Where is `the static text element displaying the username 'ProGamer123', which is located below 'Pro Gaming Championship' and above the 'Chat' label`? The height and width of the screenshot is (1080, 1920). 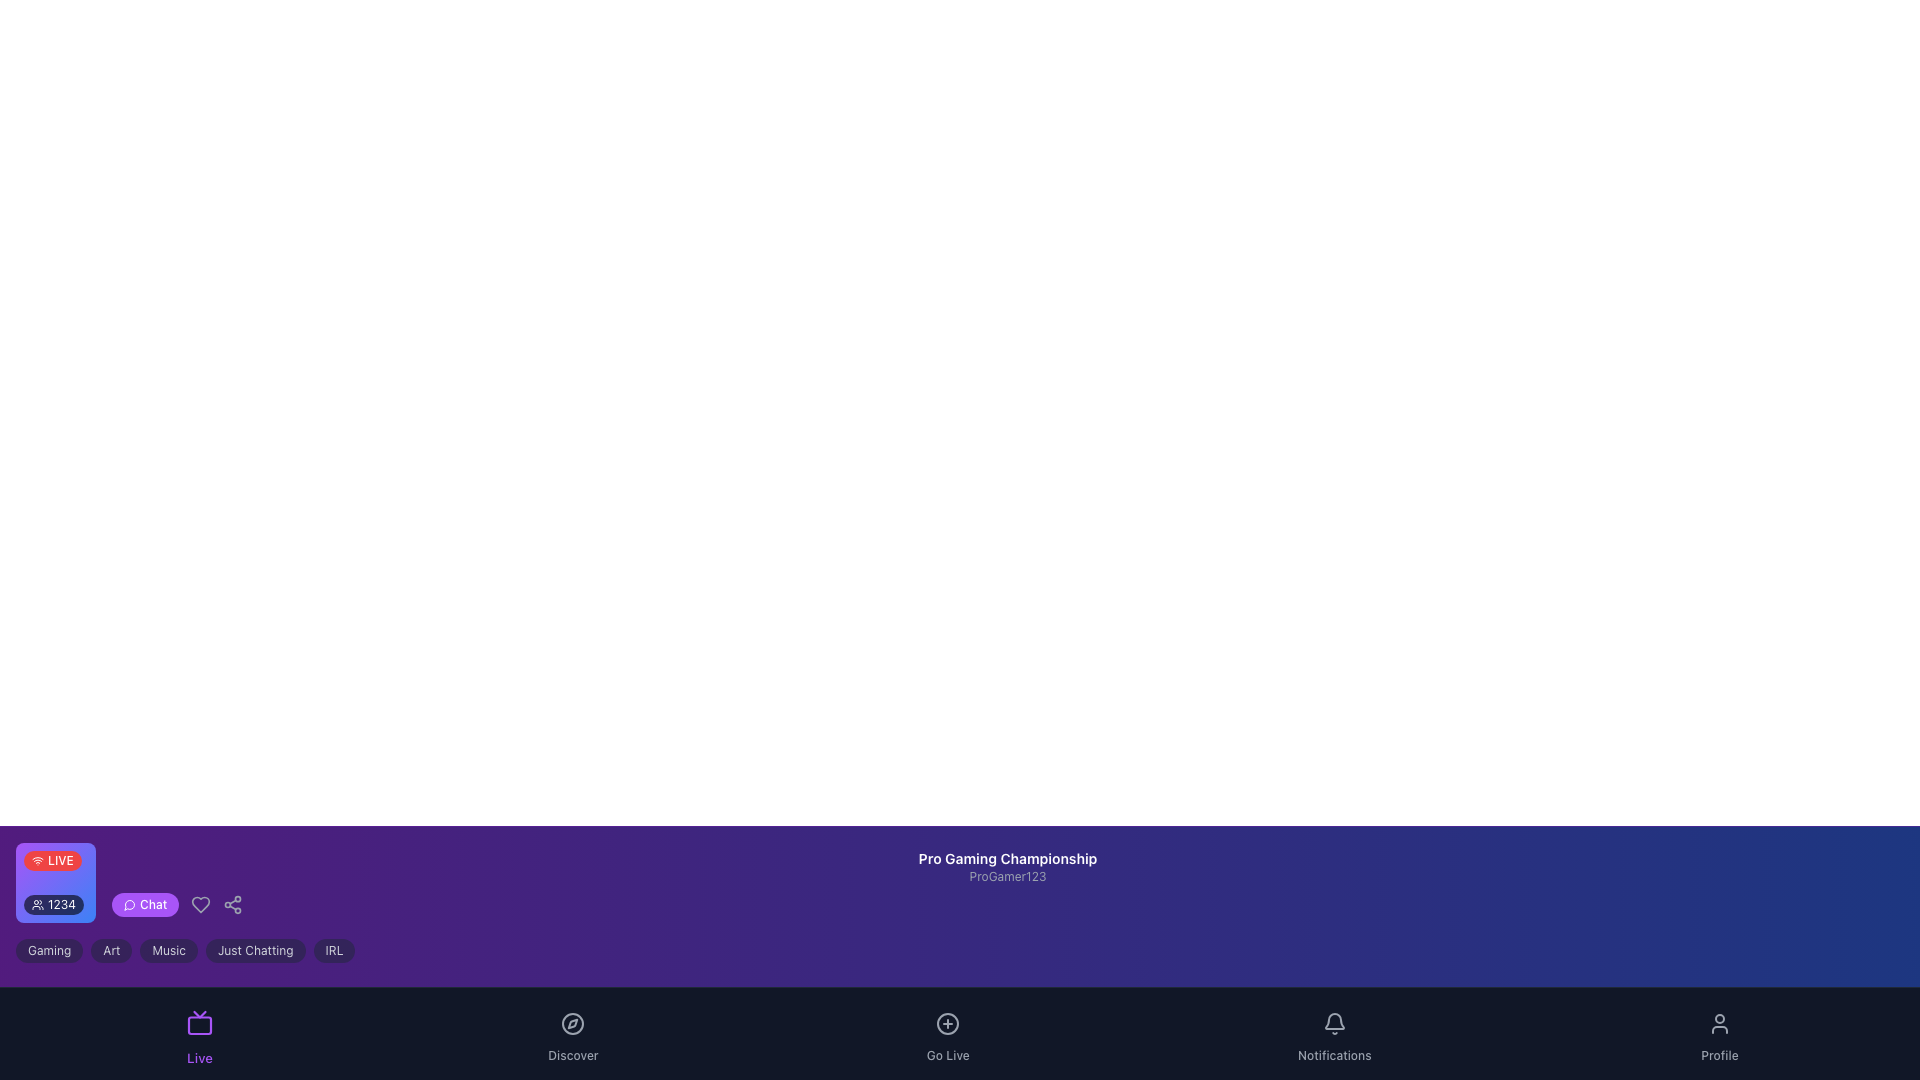 the static text element displaying the username 'ProGamer123', which is located below 'Pro Gaming Championship' and above the 'Chat' label is located at coordinates (1008, 875).